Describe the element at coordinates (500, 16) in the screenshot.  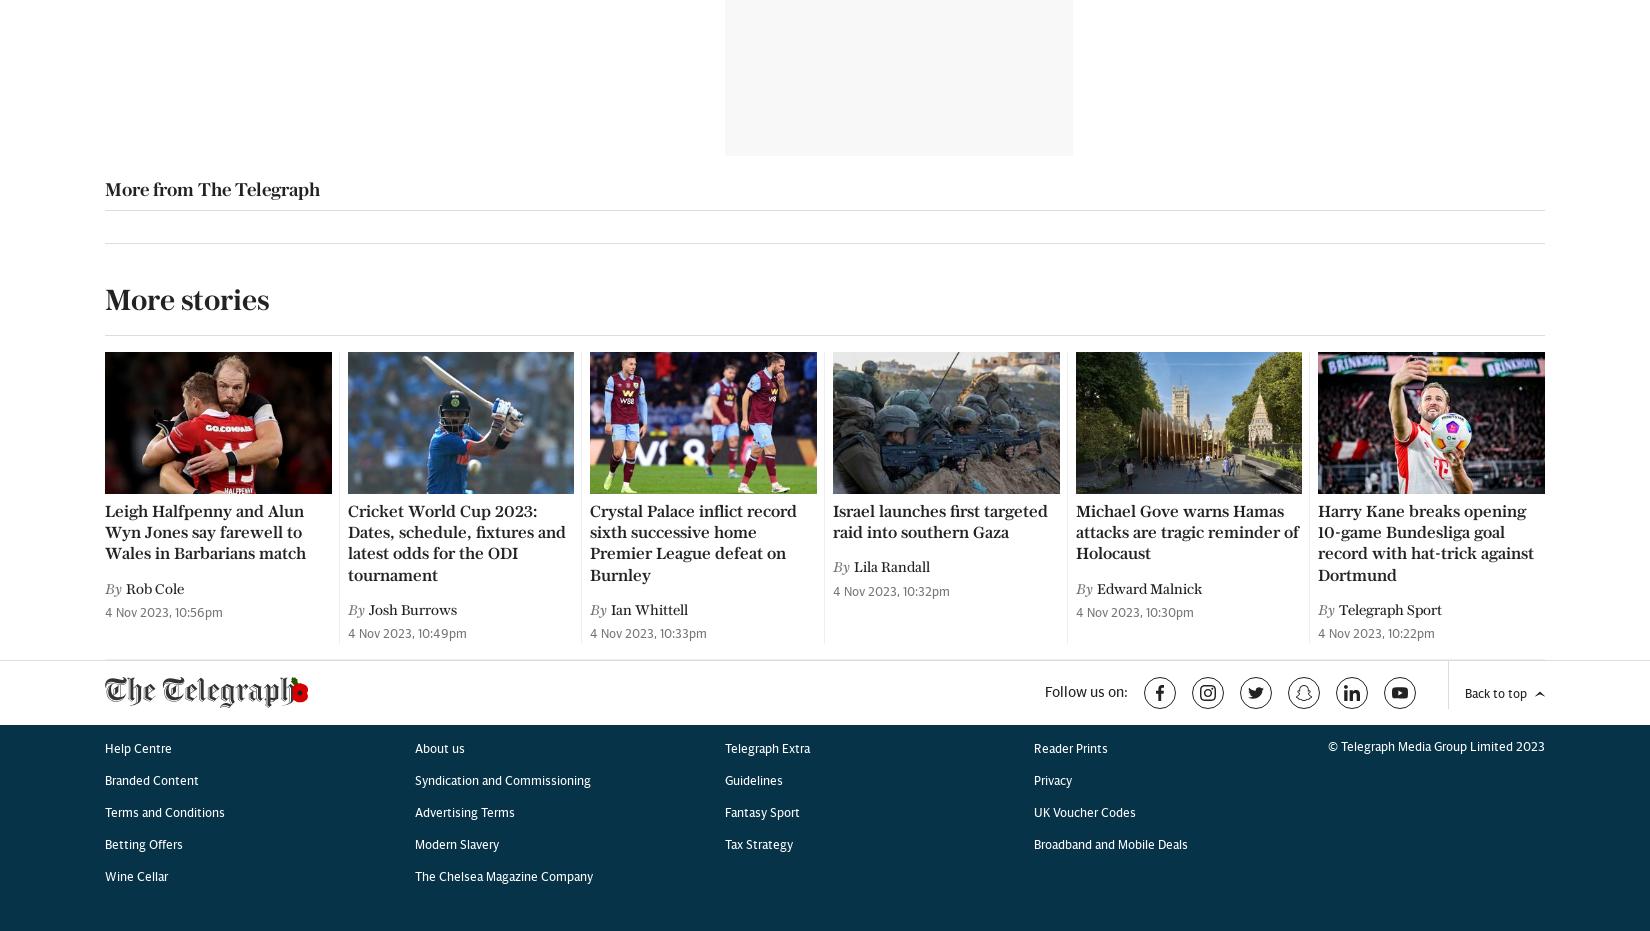
I see `'Syndication and Commissioning'` at that location.